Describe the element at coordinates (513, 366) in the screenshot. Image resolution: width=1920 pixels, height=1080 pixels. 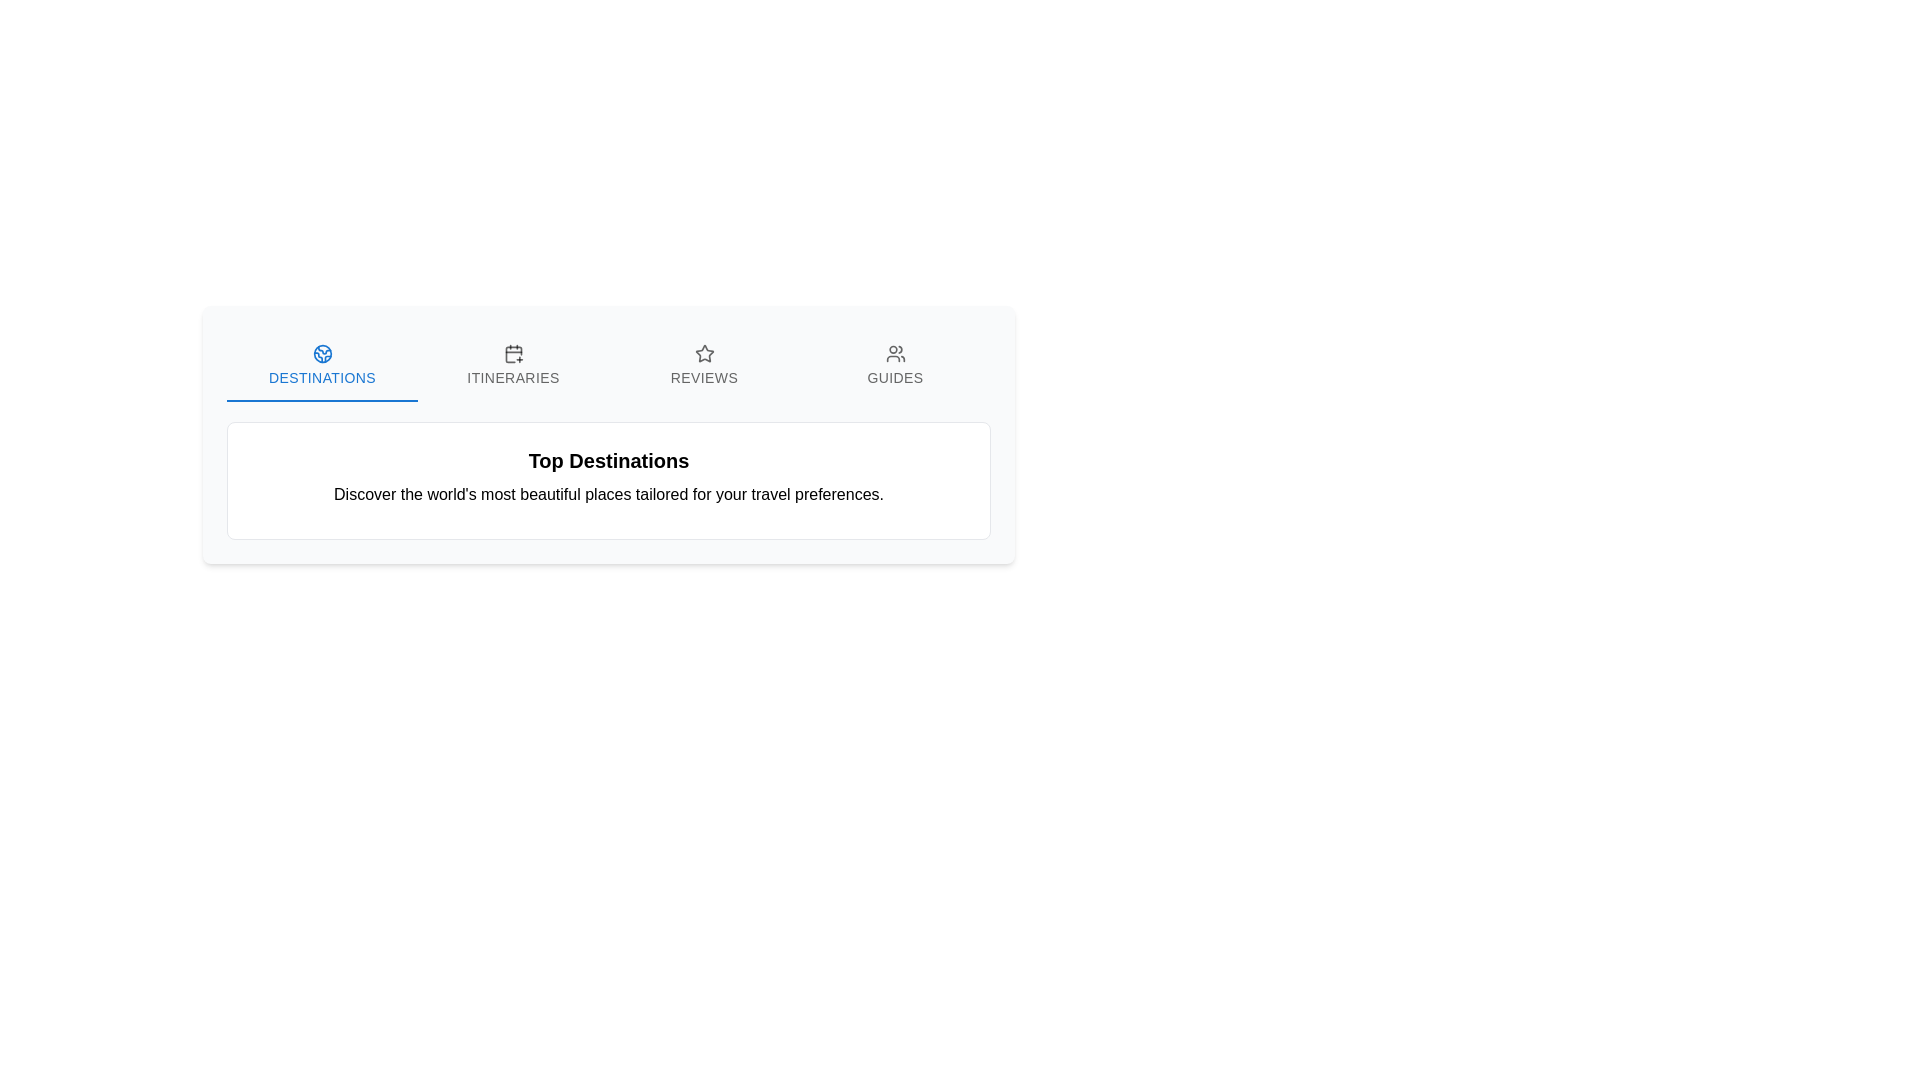
I see `the 'Itineraries' tab item, which features a calendar icon with a plus sign and the text 'Itineraries', located as the second tab in the tab bar` at that location.